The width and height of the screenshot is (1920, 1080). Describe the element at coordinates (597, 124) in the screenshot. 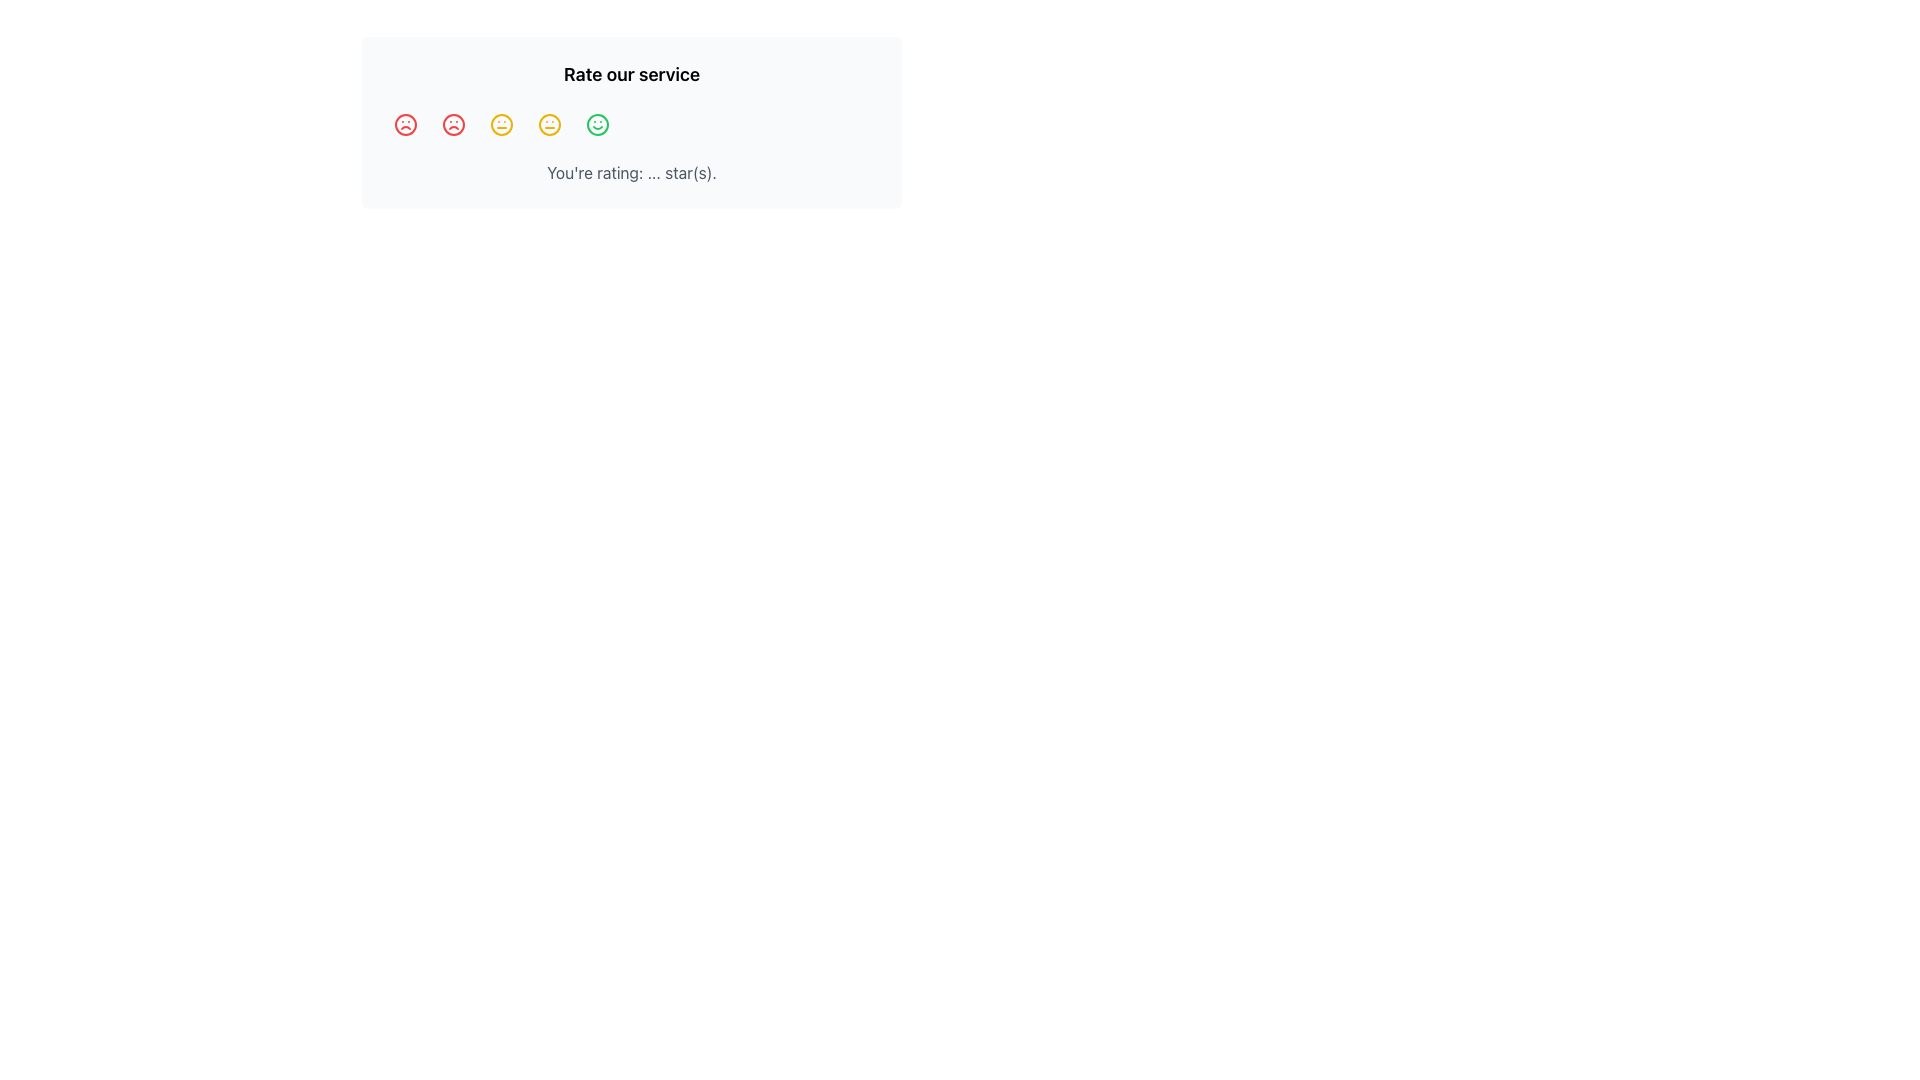

I see `the very positive feedback button represented by the smiling face, which is the last icon` at that location.